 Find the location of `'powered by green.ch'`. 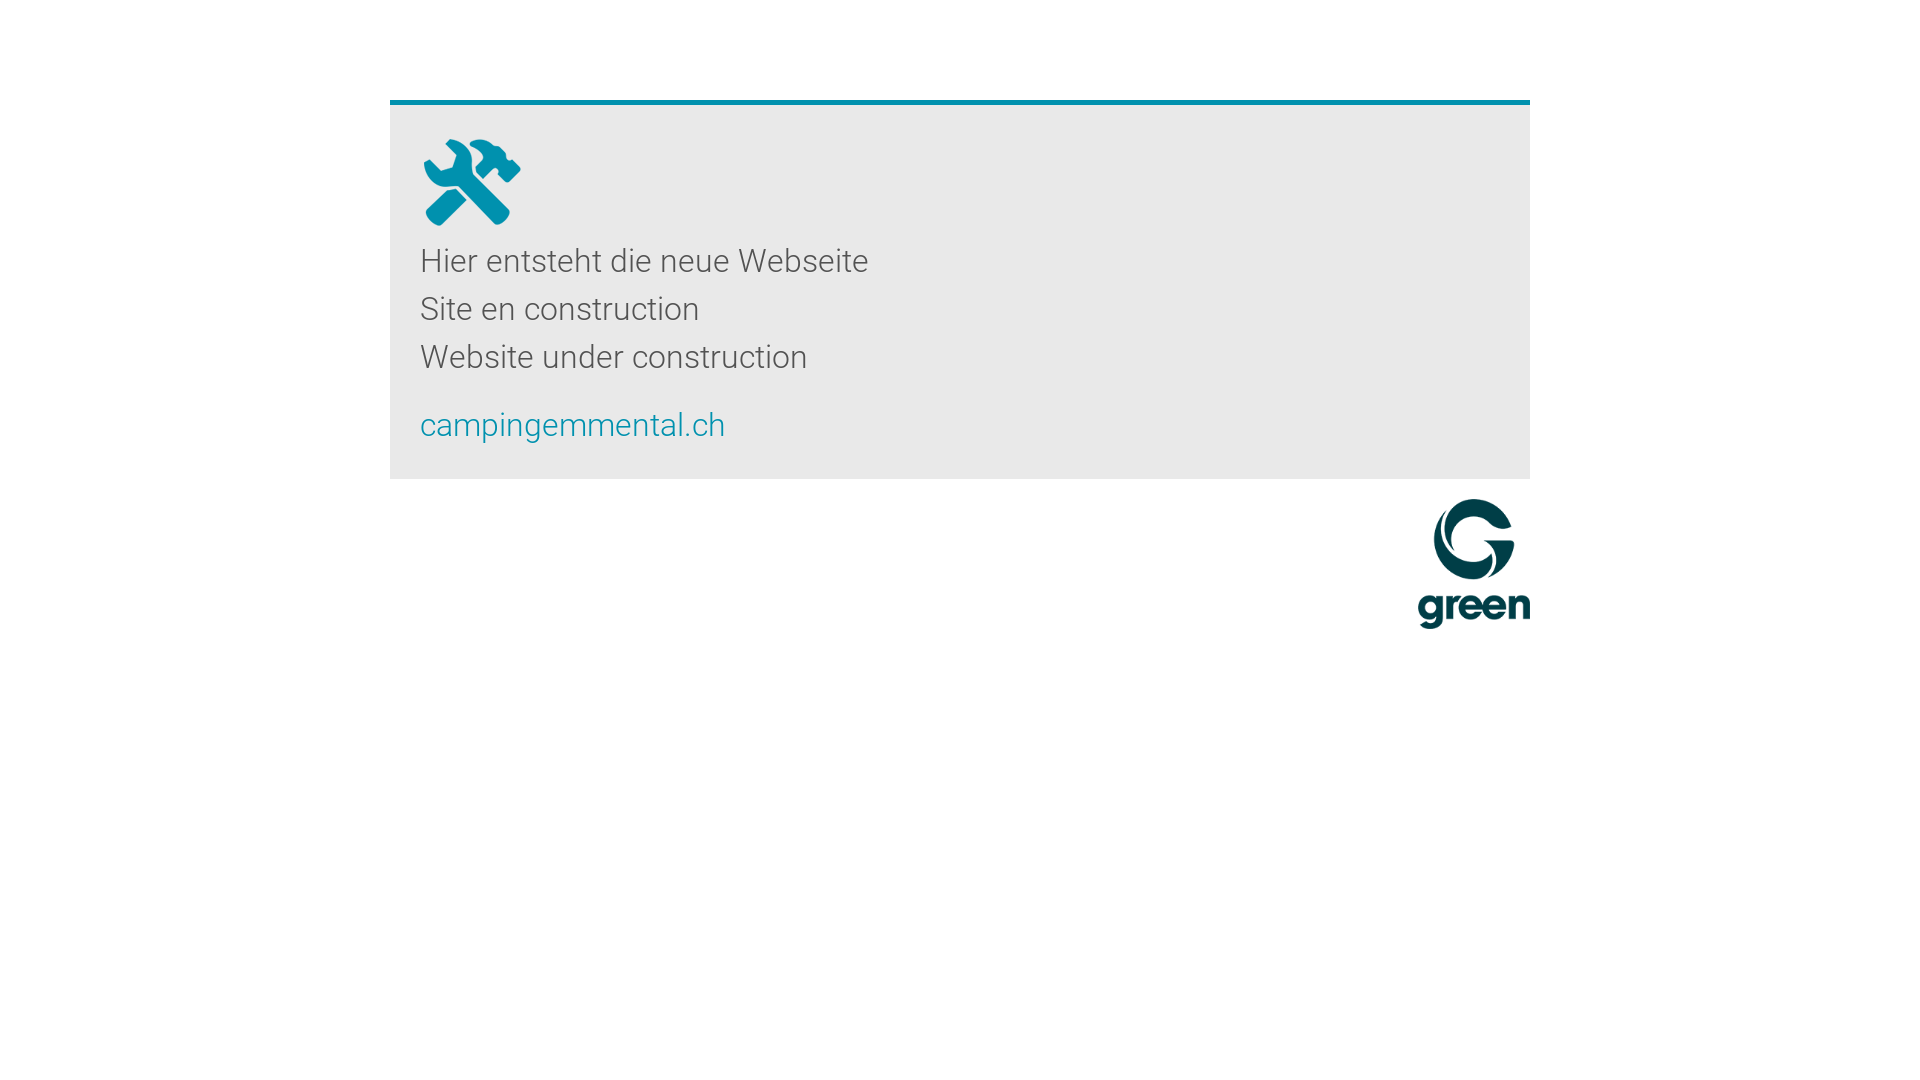

'powered by green.ch' is located at coordinates (1416, 563).